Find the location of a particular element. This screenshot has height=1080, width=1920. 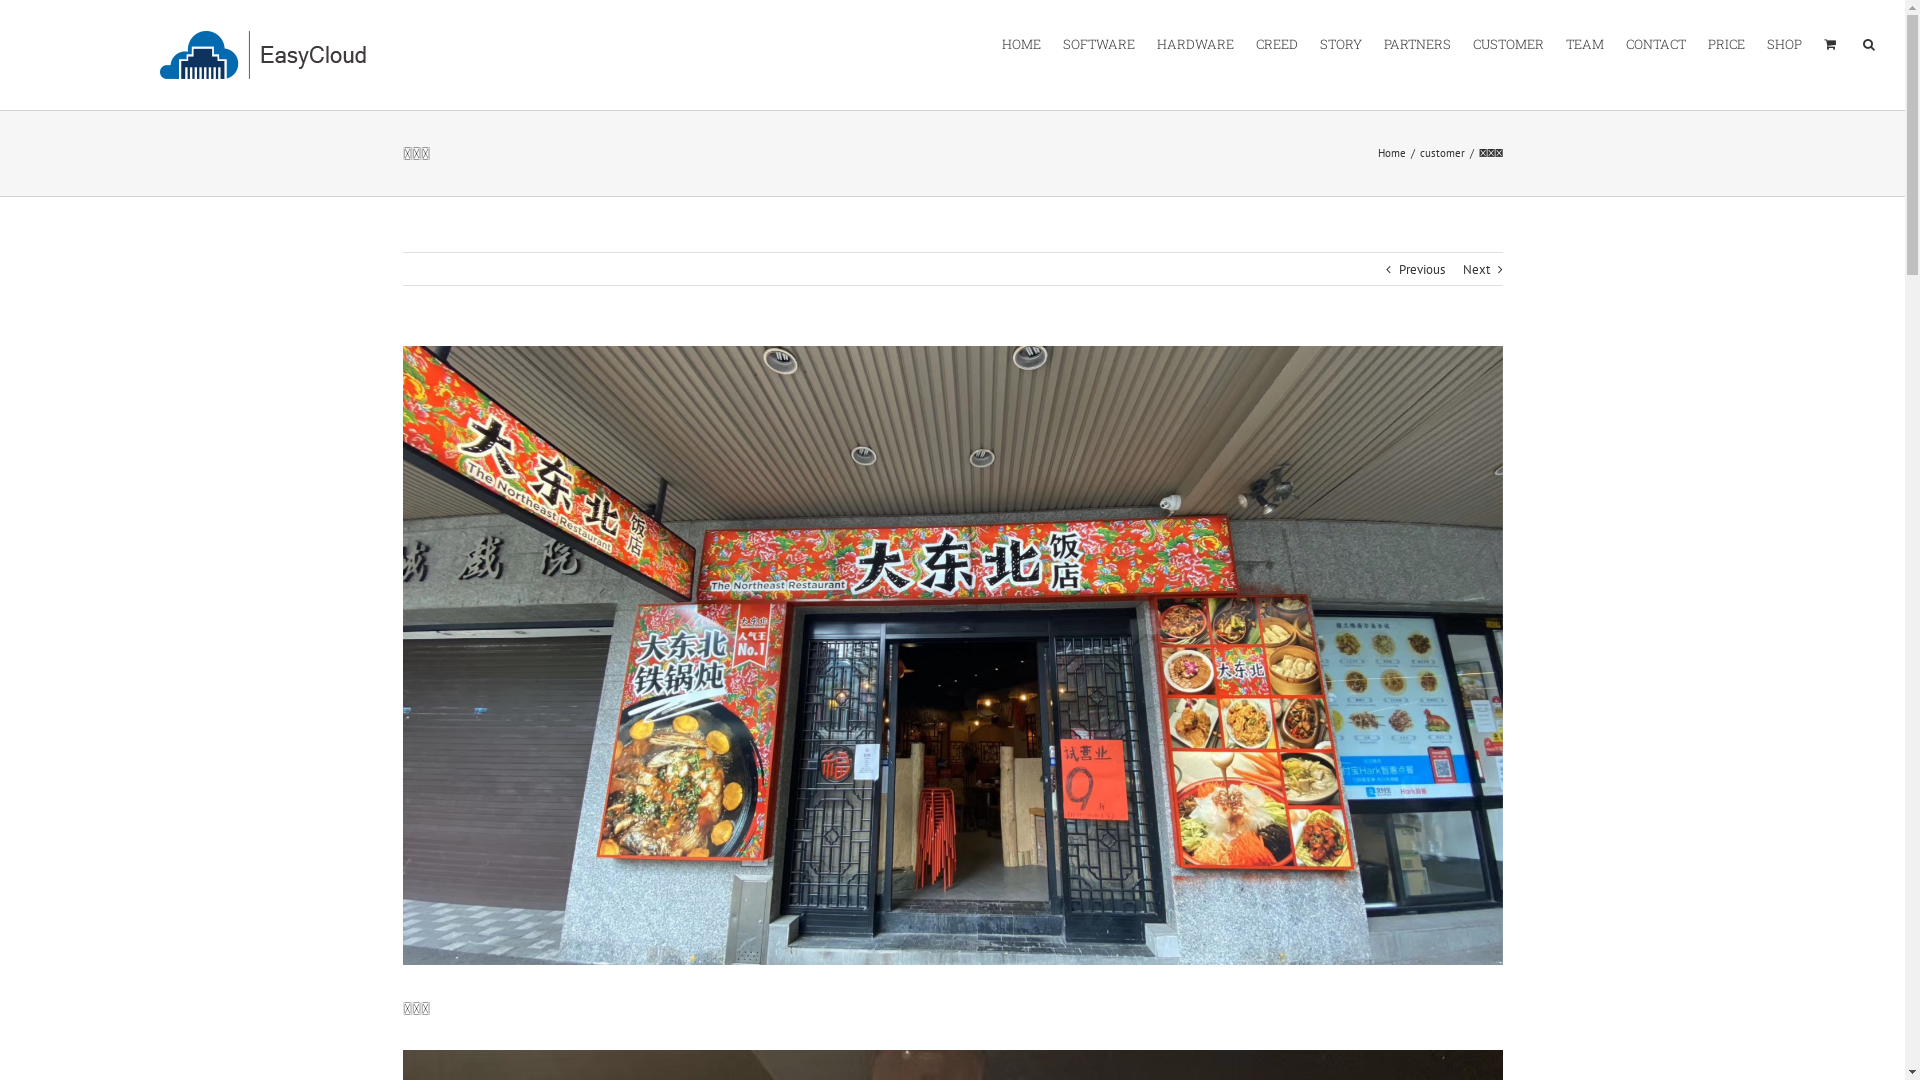

'customer' is located at coordinates (1442, 152).